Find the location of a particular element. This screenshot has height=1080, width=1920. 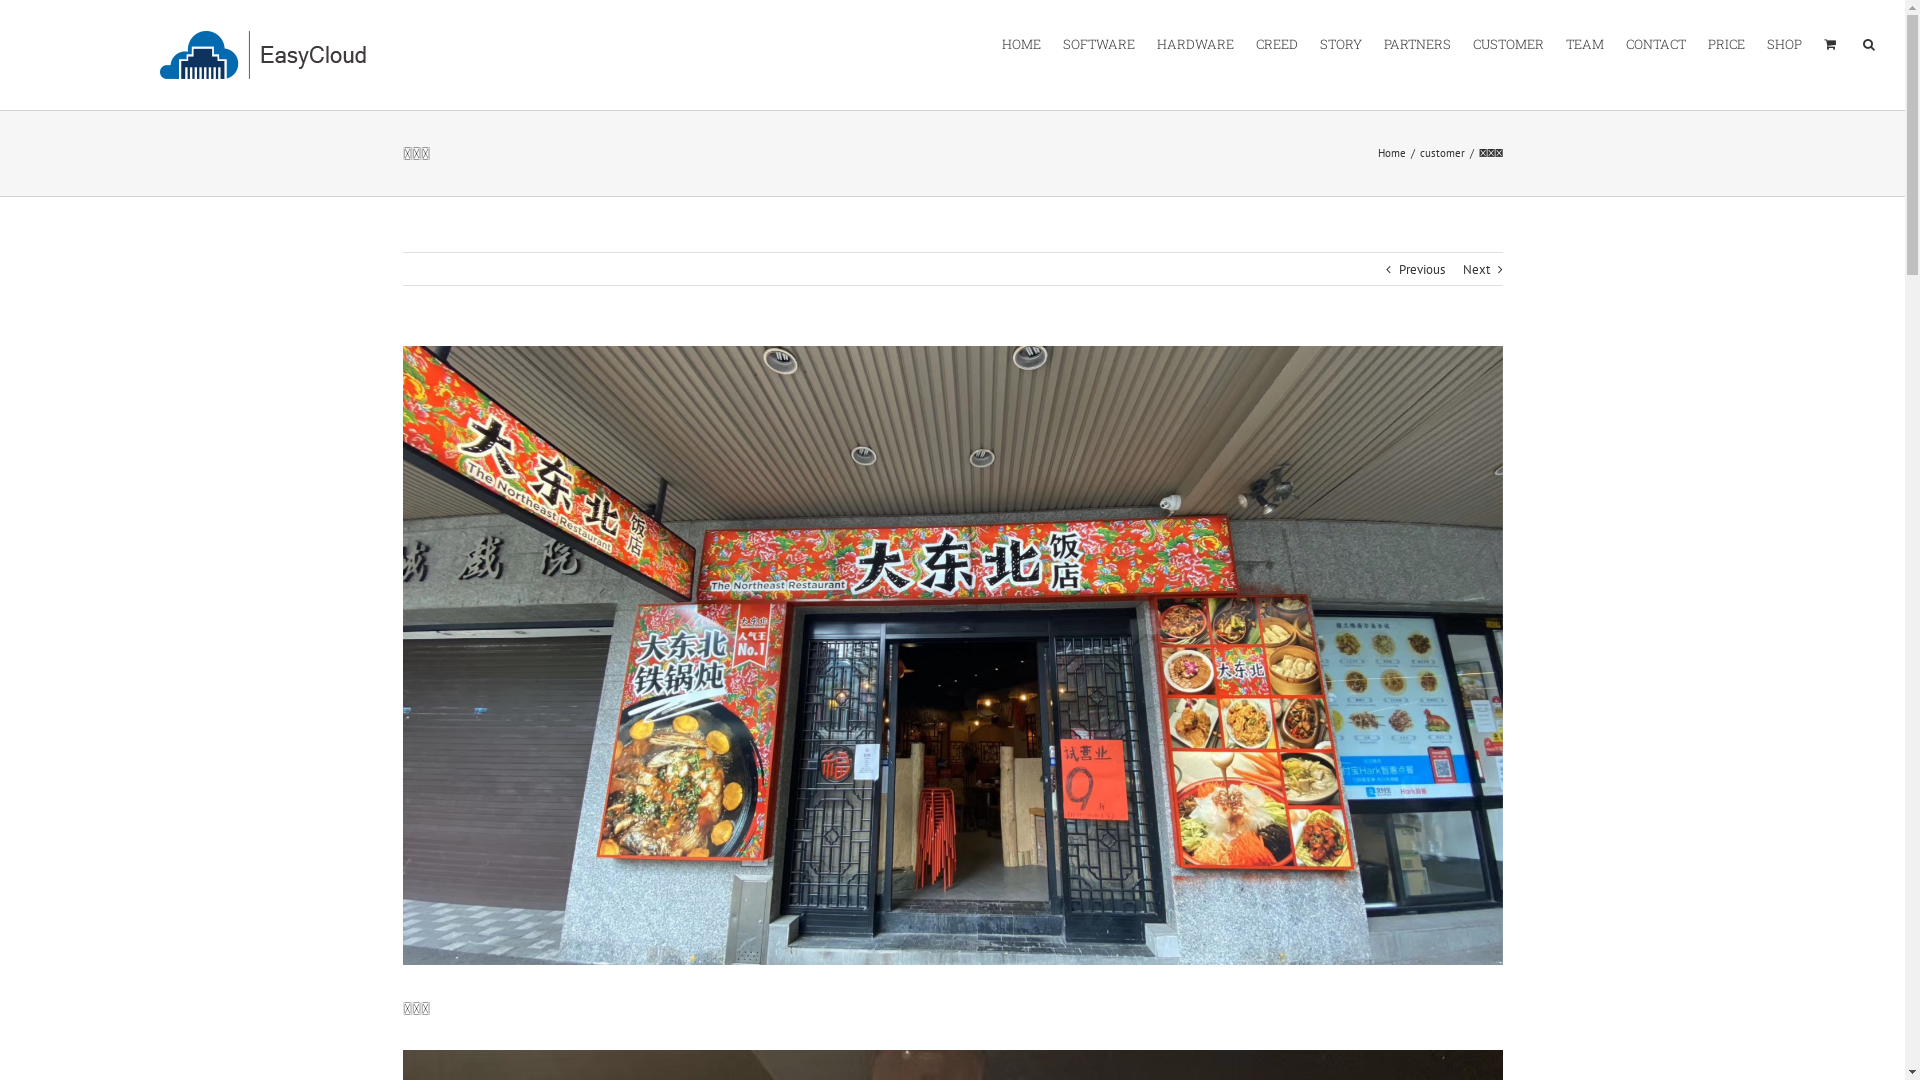

'customer' is located at coordinates (1442, 152).